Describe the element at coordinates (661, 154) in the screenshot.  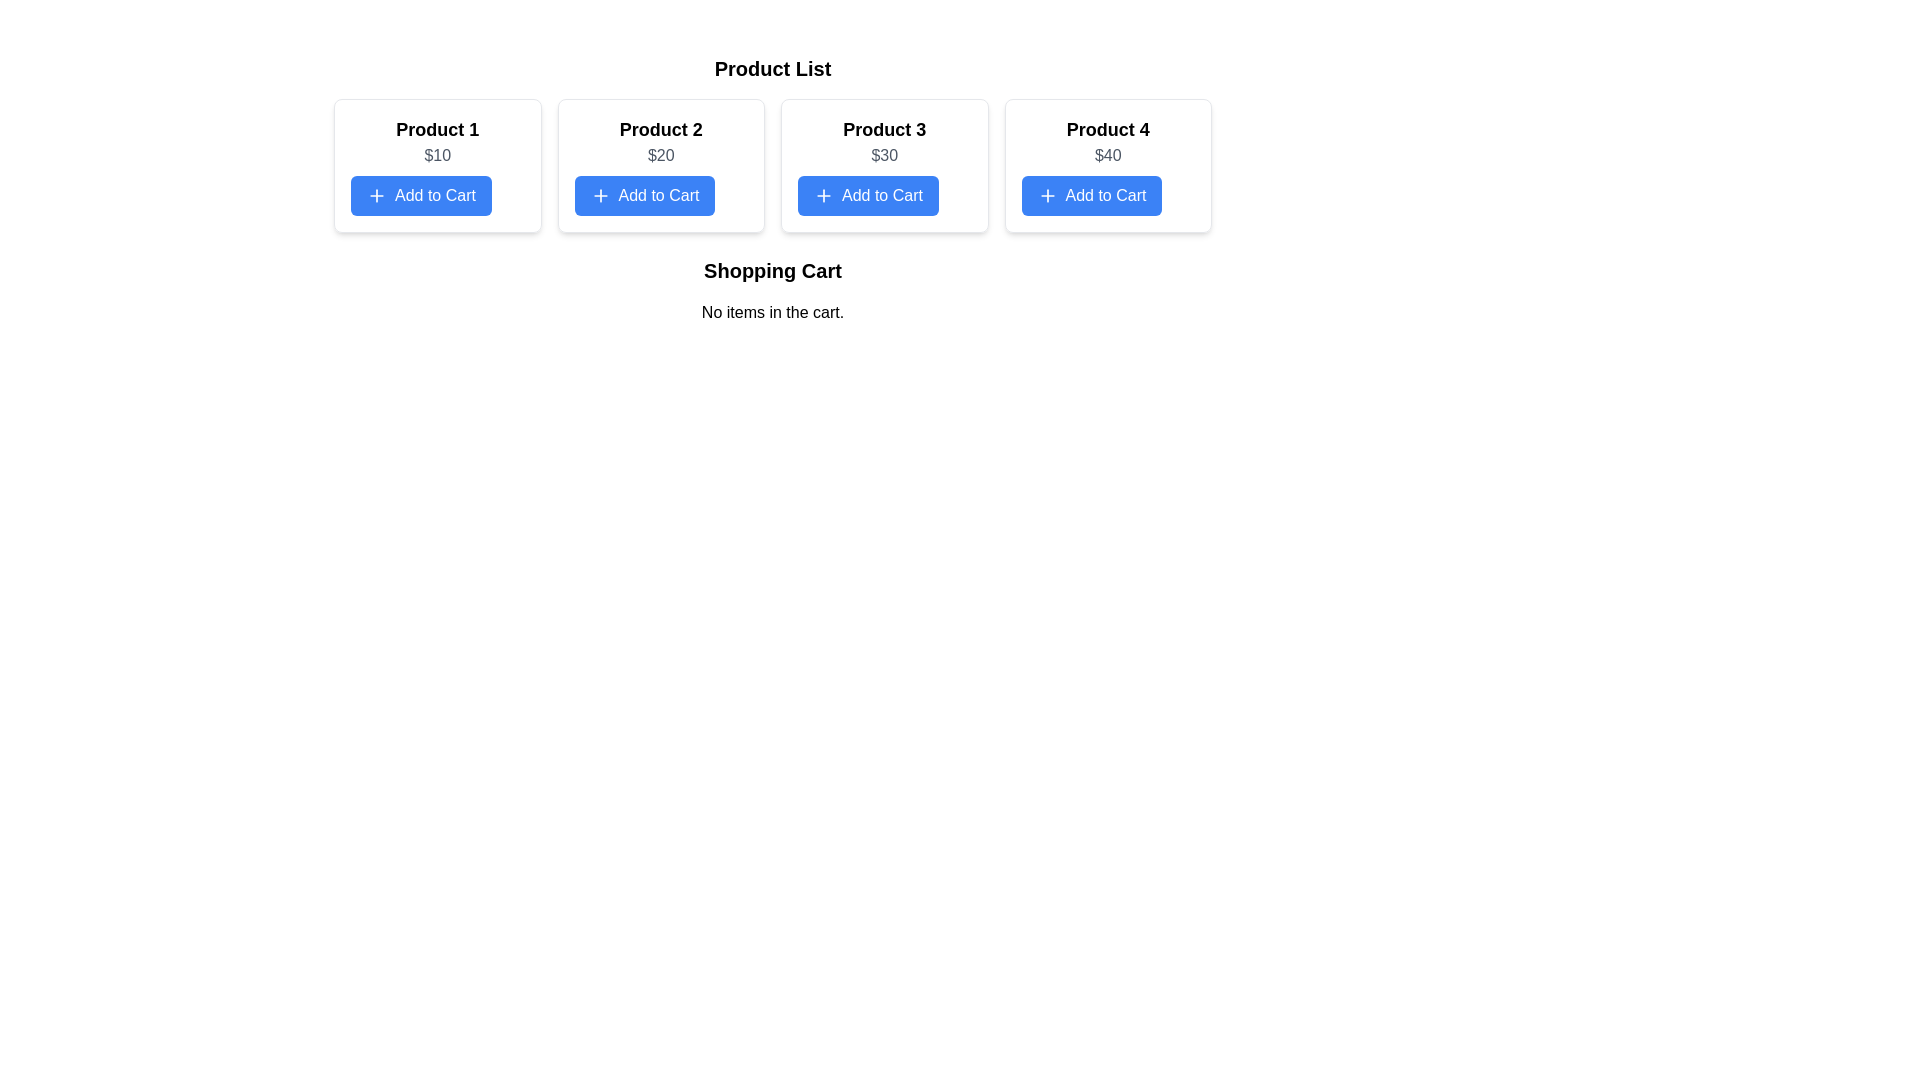
I see `the text label displaying '$20' in gray color, which is positioned under the title 'Product 2' and above the 'Add to Cart' button` at that location.